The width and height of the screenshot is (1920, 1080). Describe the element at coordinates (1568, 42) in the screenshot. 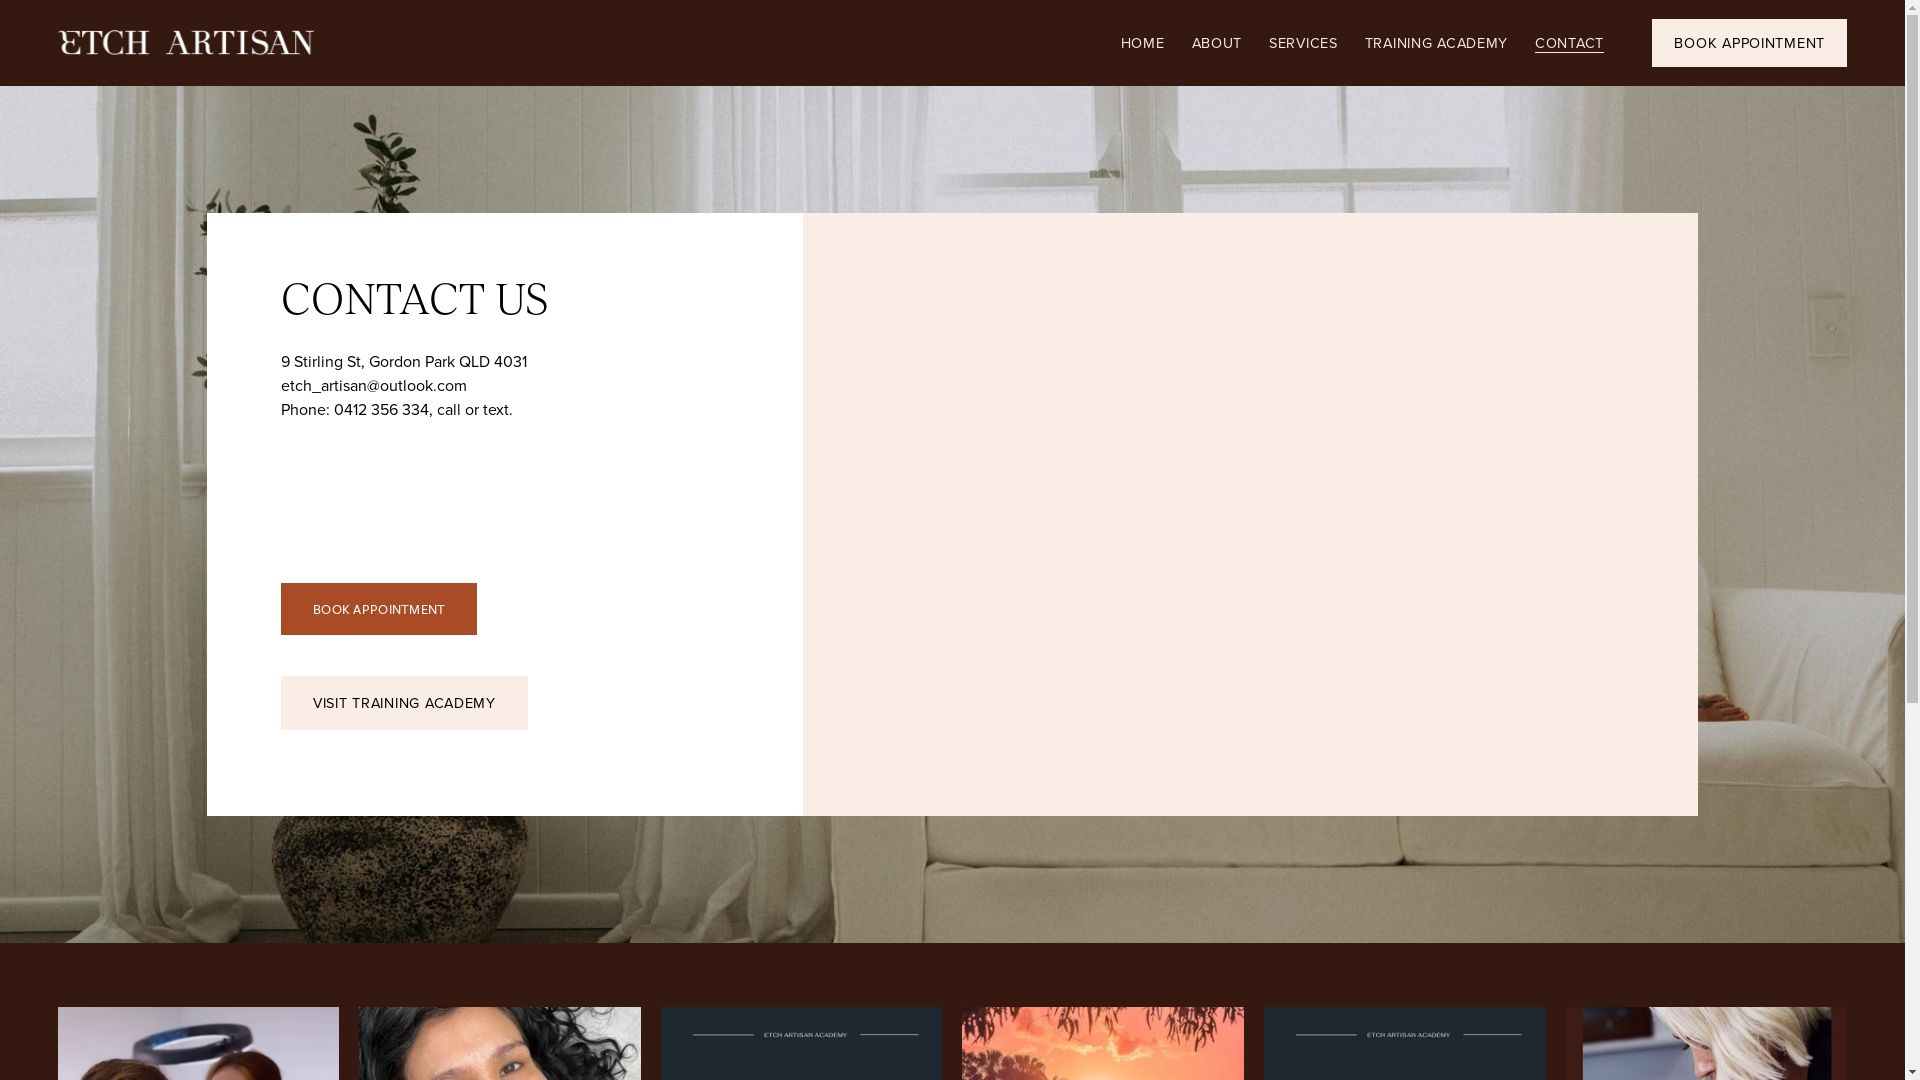

I see `'CONTACT'` at that location.